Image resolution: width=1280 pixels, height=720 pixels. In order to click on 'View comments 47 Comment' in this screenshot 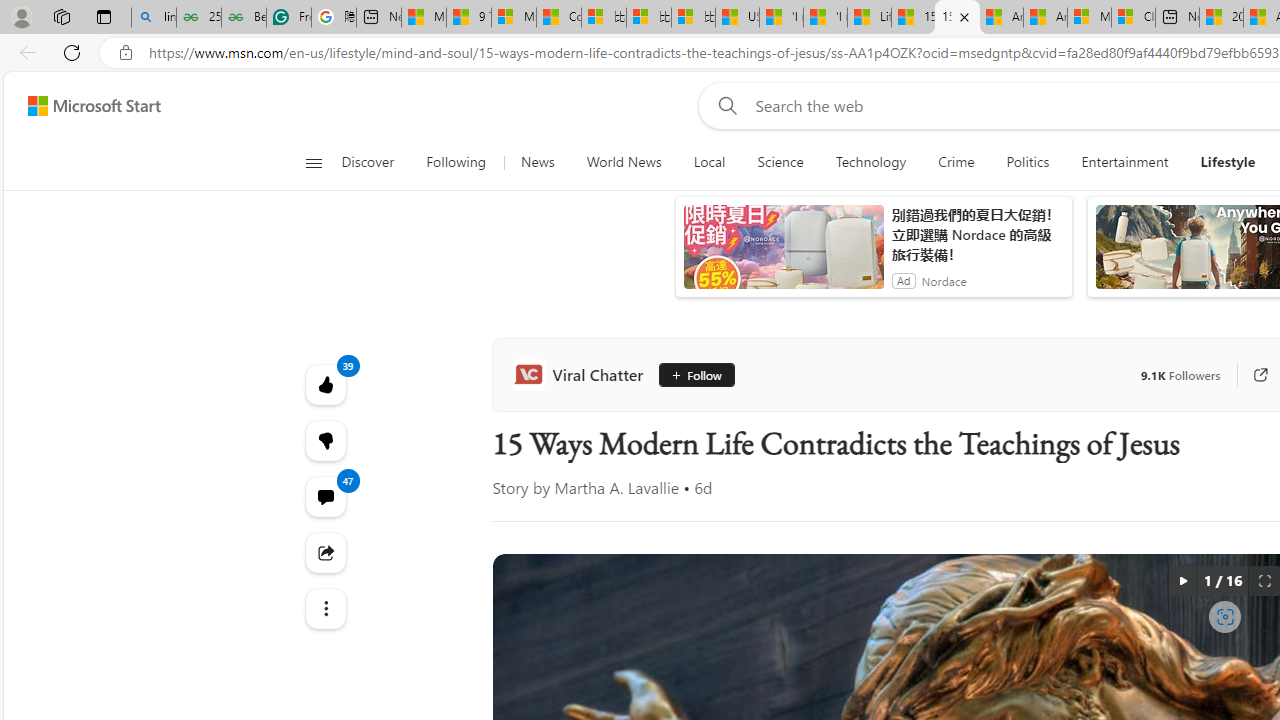, I will do `click(325, 495)`.